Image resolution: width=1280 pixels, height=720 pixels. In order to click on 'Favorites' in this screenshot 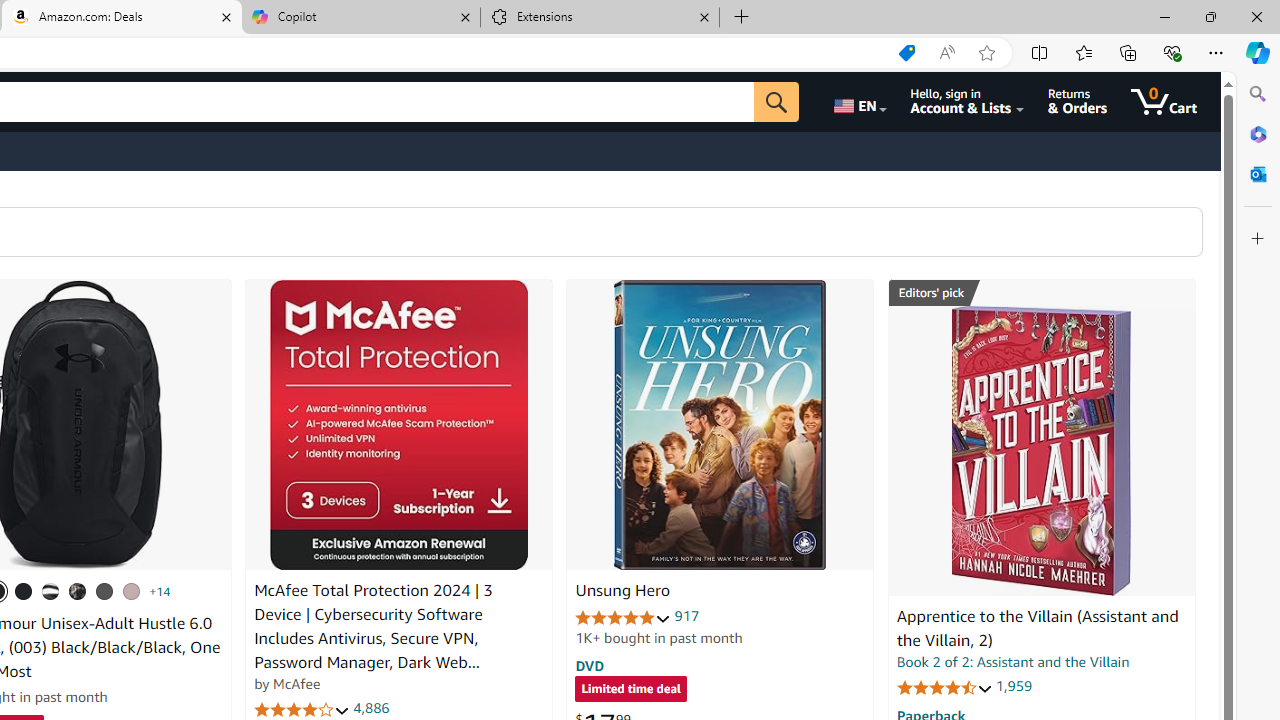, I will do `click(1082, 51)`.